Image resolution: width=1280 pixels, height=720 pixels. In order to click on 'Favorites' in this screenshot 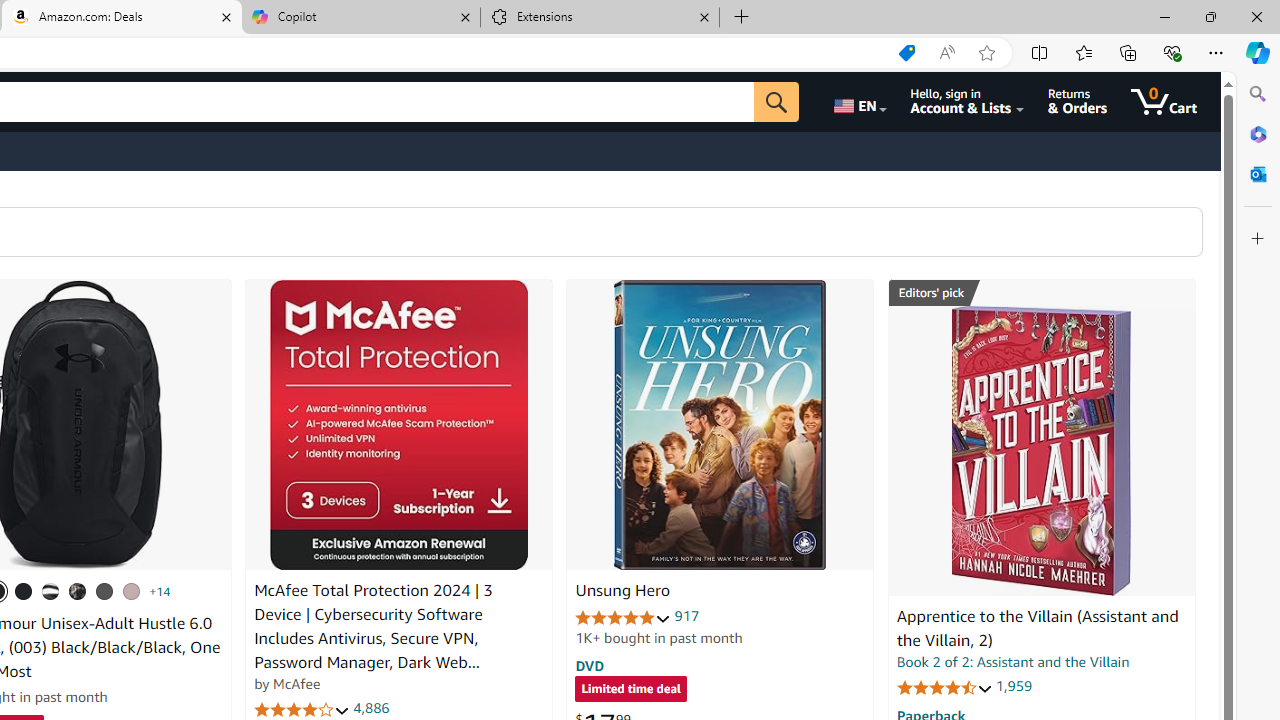, I will do `click(1082, 51)`.